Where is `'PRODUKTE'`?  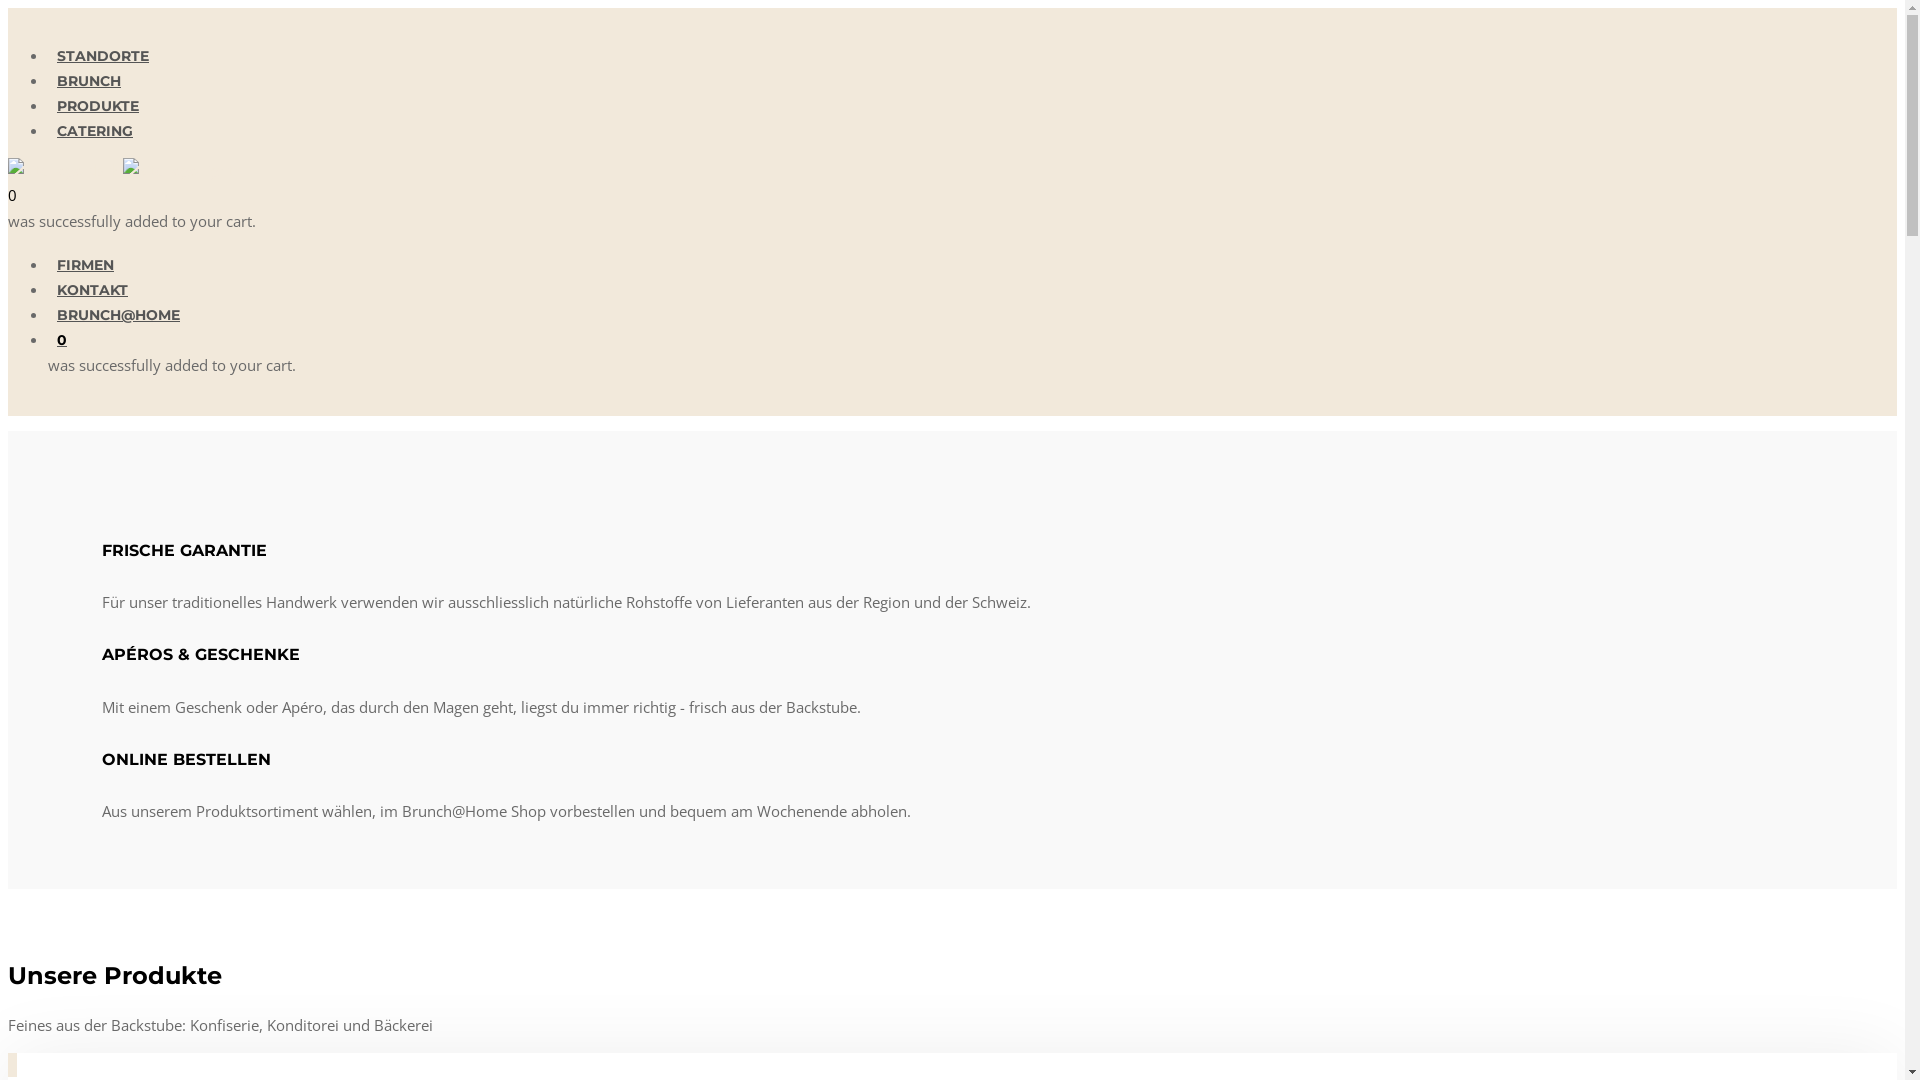
'PRODUKTE' is located at coordinates (48, 105).